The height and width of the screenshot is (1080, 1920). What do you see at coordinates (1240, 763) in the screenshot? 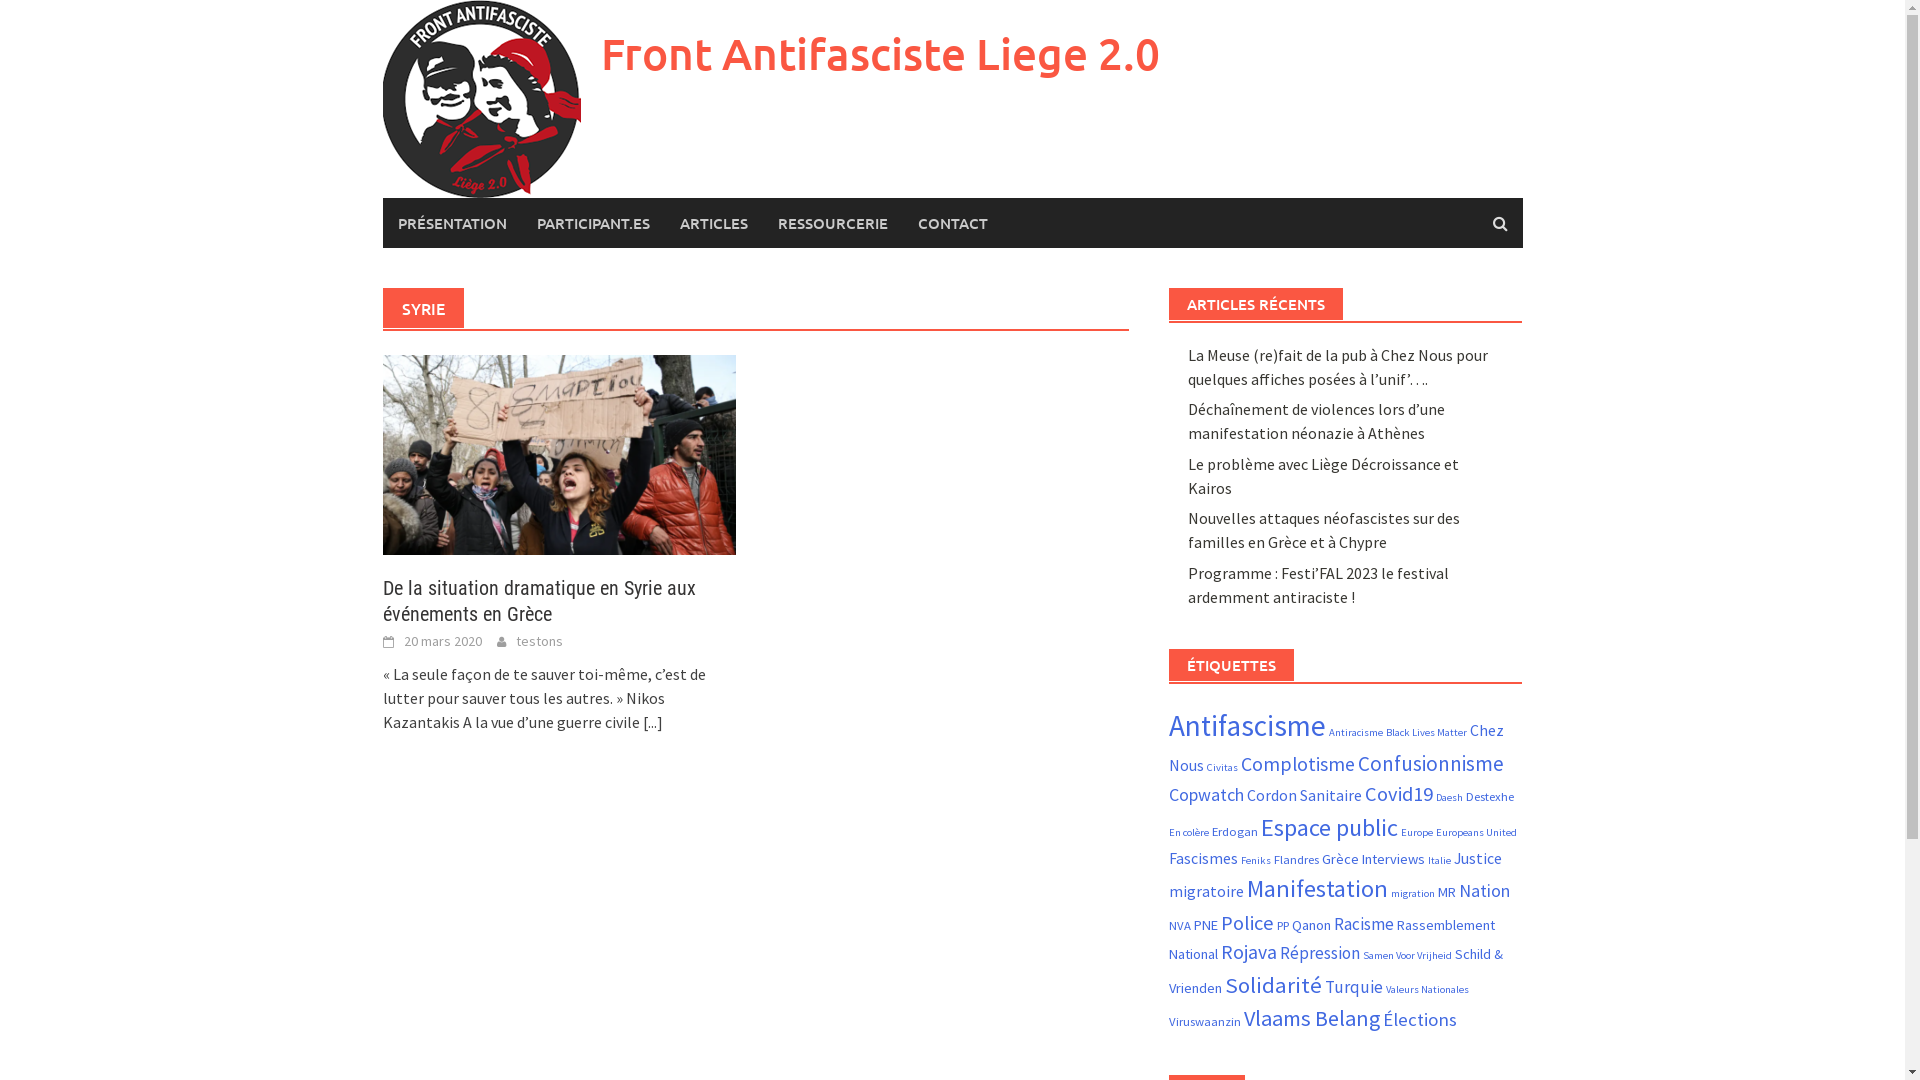
I see `'Complotisme'` at bounding box center [1240, 763].